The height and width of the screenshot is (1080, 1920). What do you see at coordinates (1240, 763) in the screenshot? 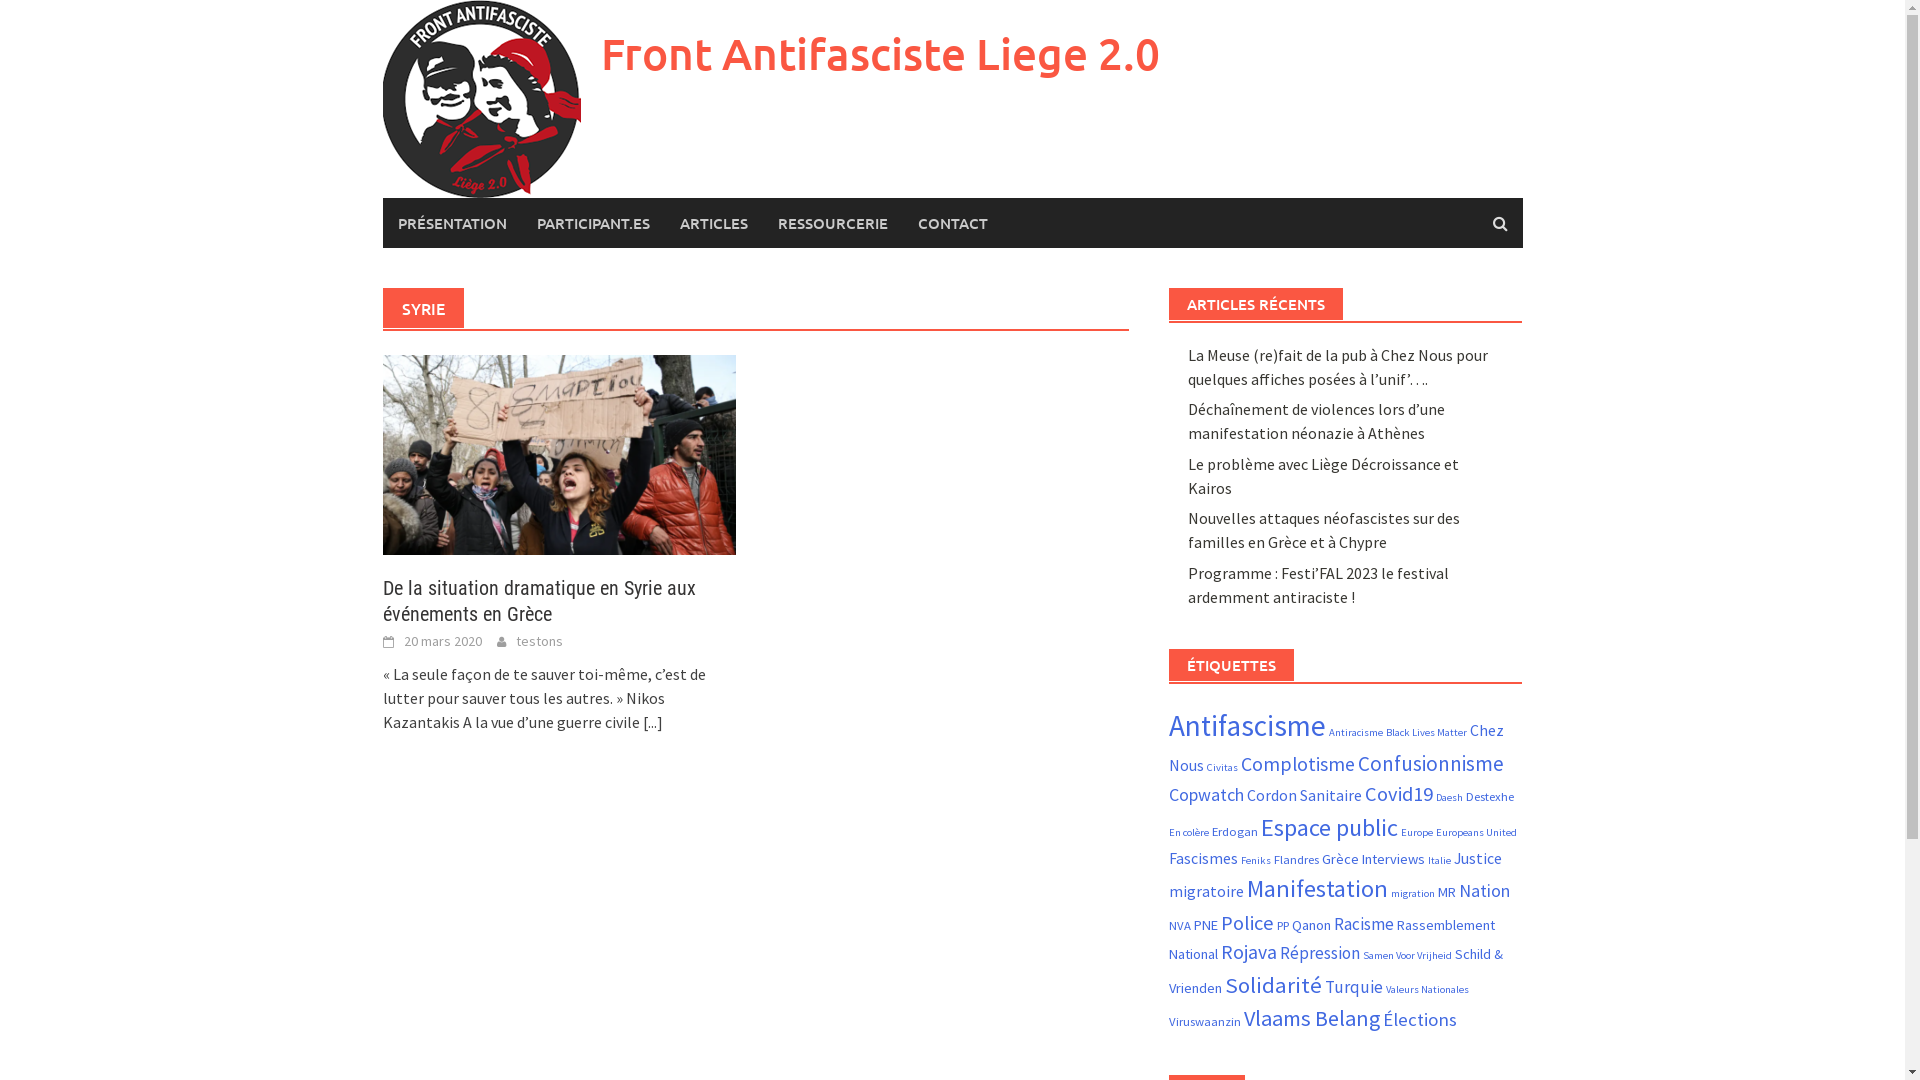
I see `'Complotisme'` at bounding box center [1240, 763].